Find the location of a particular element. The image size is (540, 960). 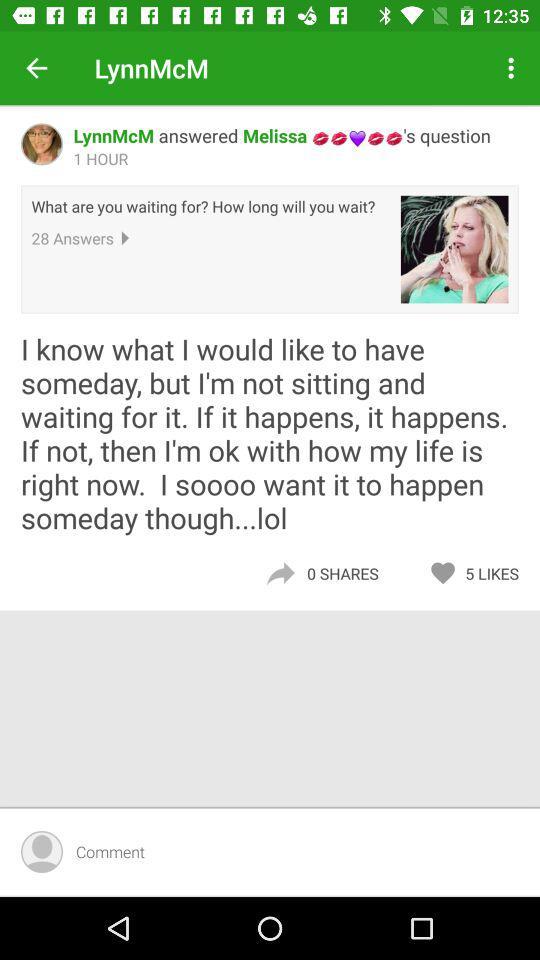

icon to the left of the lynnmcm icon is located at coordinates (36, 68).